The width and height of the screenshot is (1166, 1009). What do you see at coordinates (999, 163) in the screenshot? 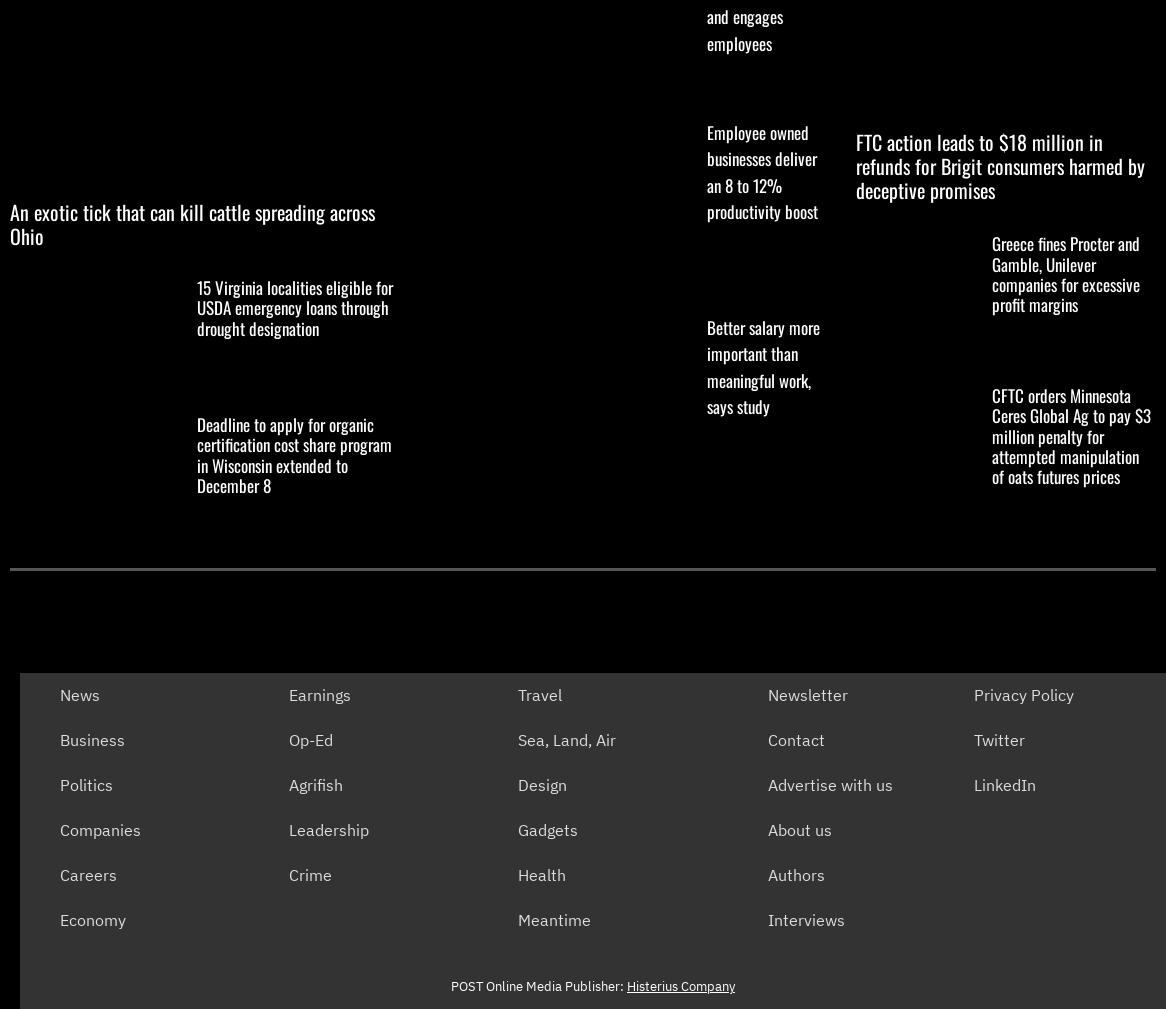
I see `'FTC action leads to $18 million in refunds for Brigit consumers harmed by deceptive promises'` at bounding box center [999, 163].